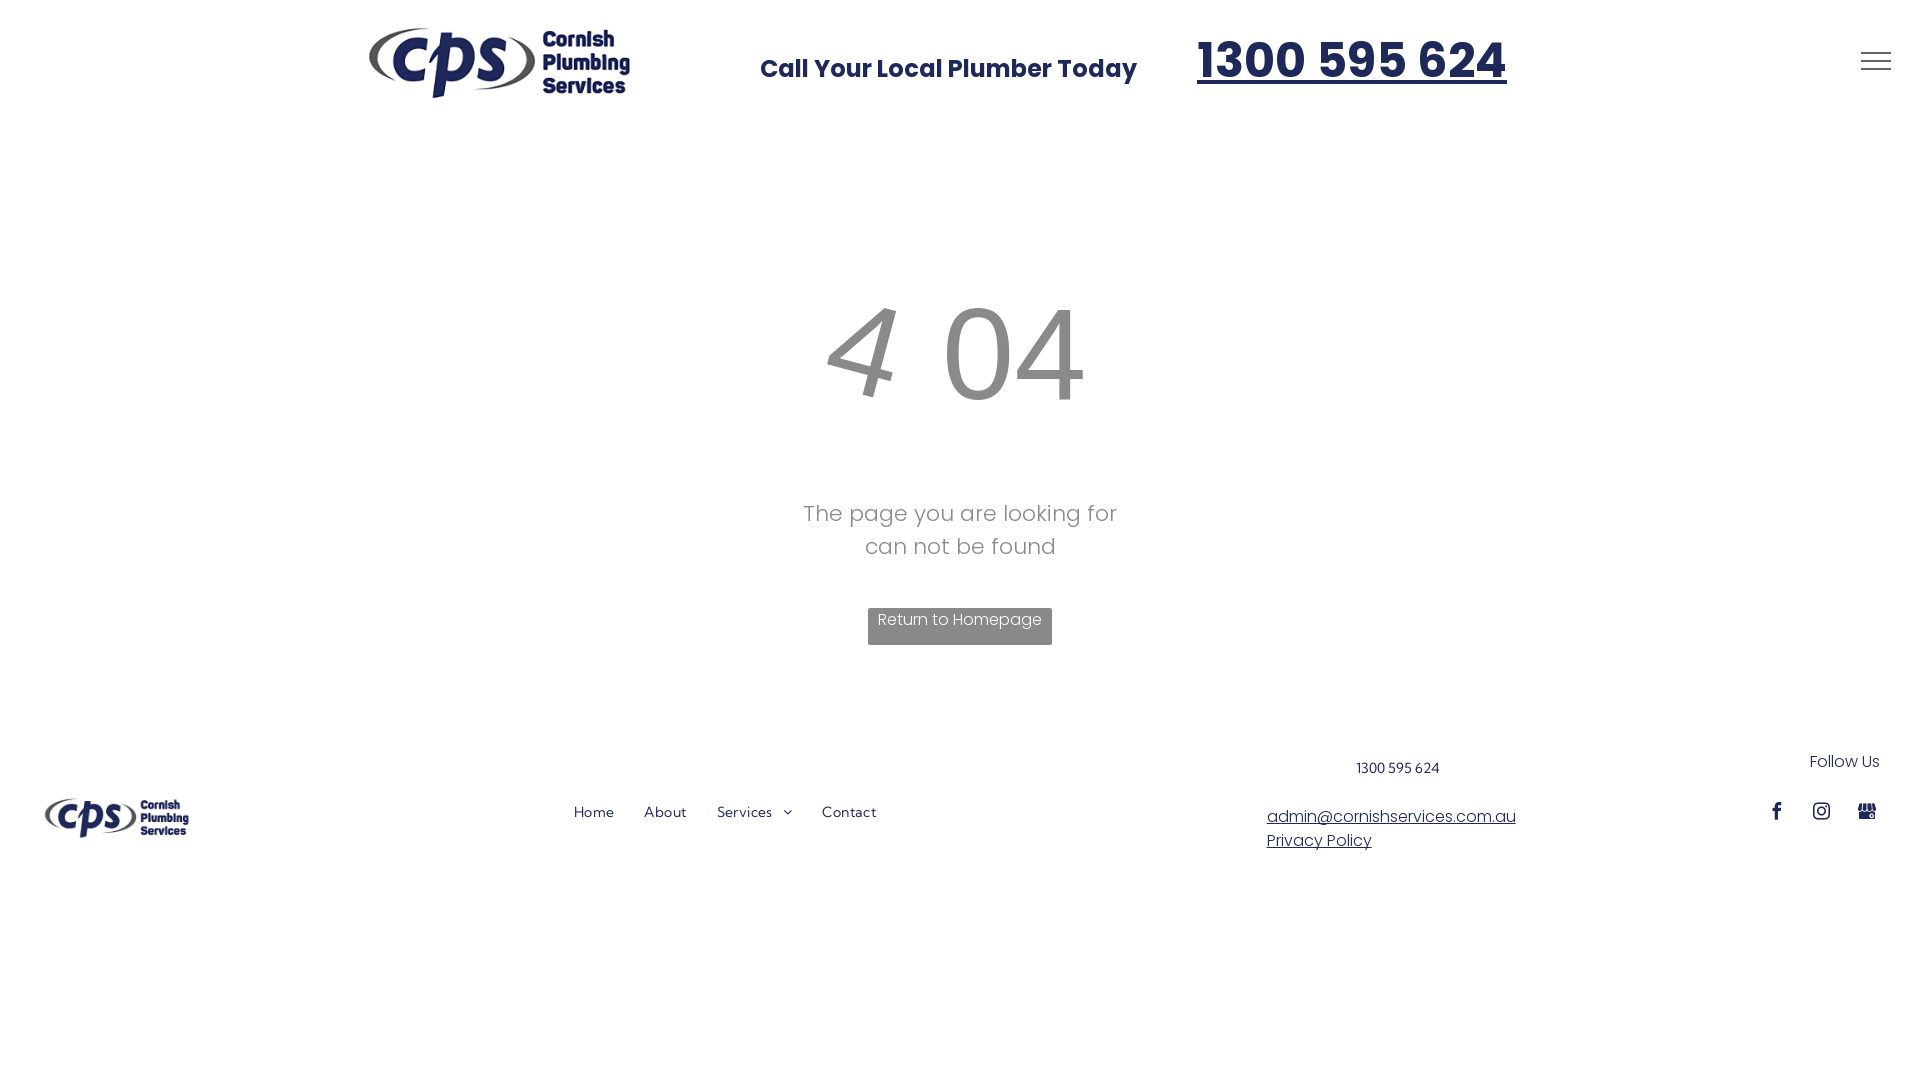 This screenshot has height=1080, width=1920. I want to click on '1300 595 624', so click(1352, 59).